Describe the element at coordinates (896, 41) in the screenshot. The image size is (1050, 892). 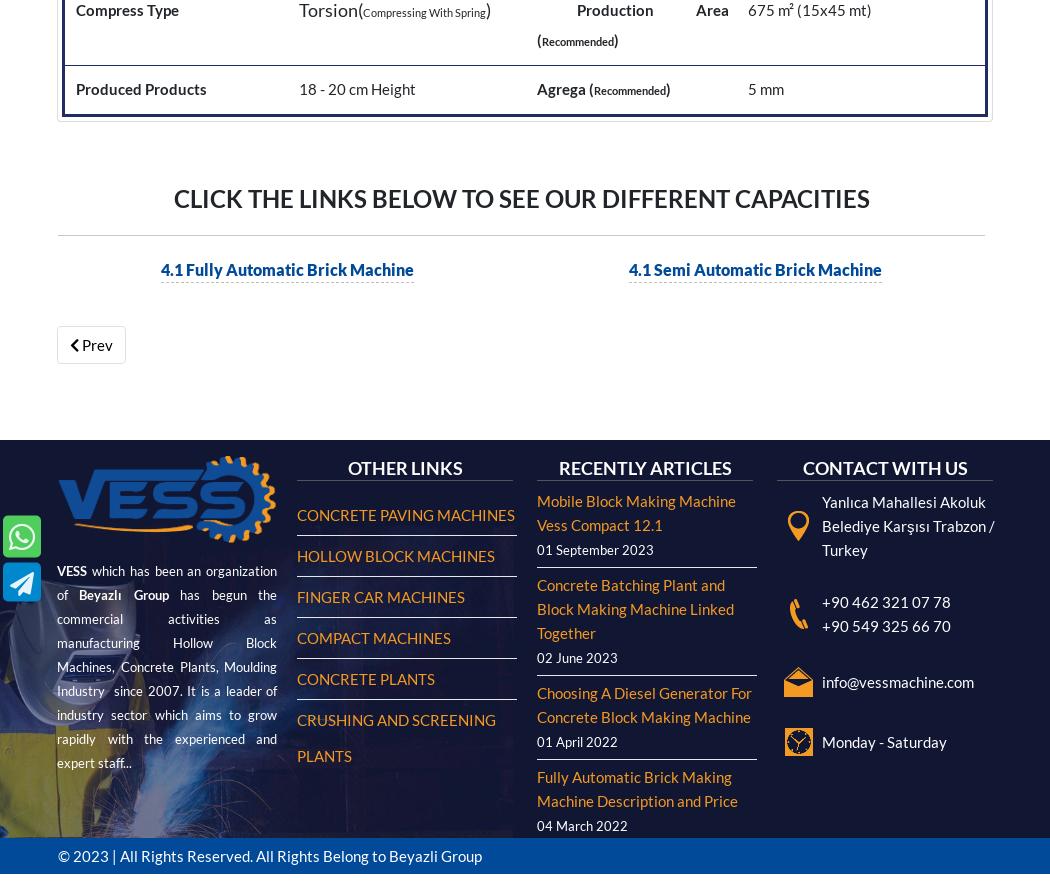
I see `'info@vessmachine.com'` at that location.